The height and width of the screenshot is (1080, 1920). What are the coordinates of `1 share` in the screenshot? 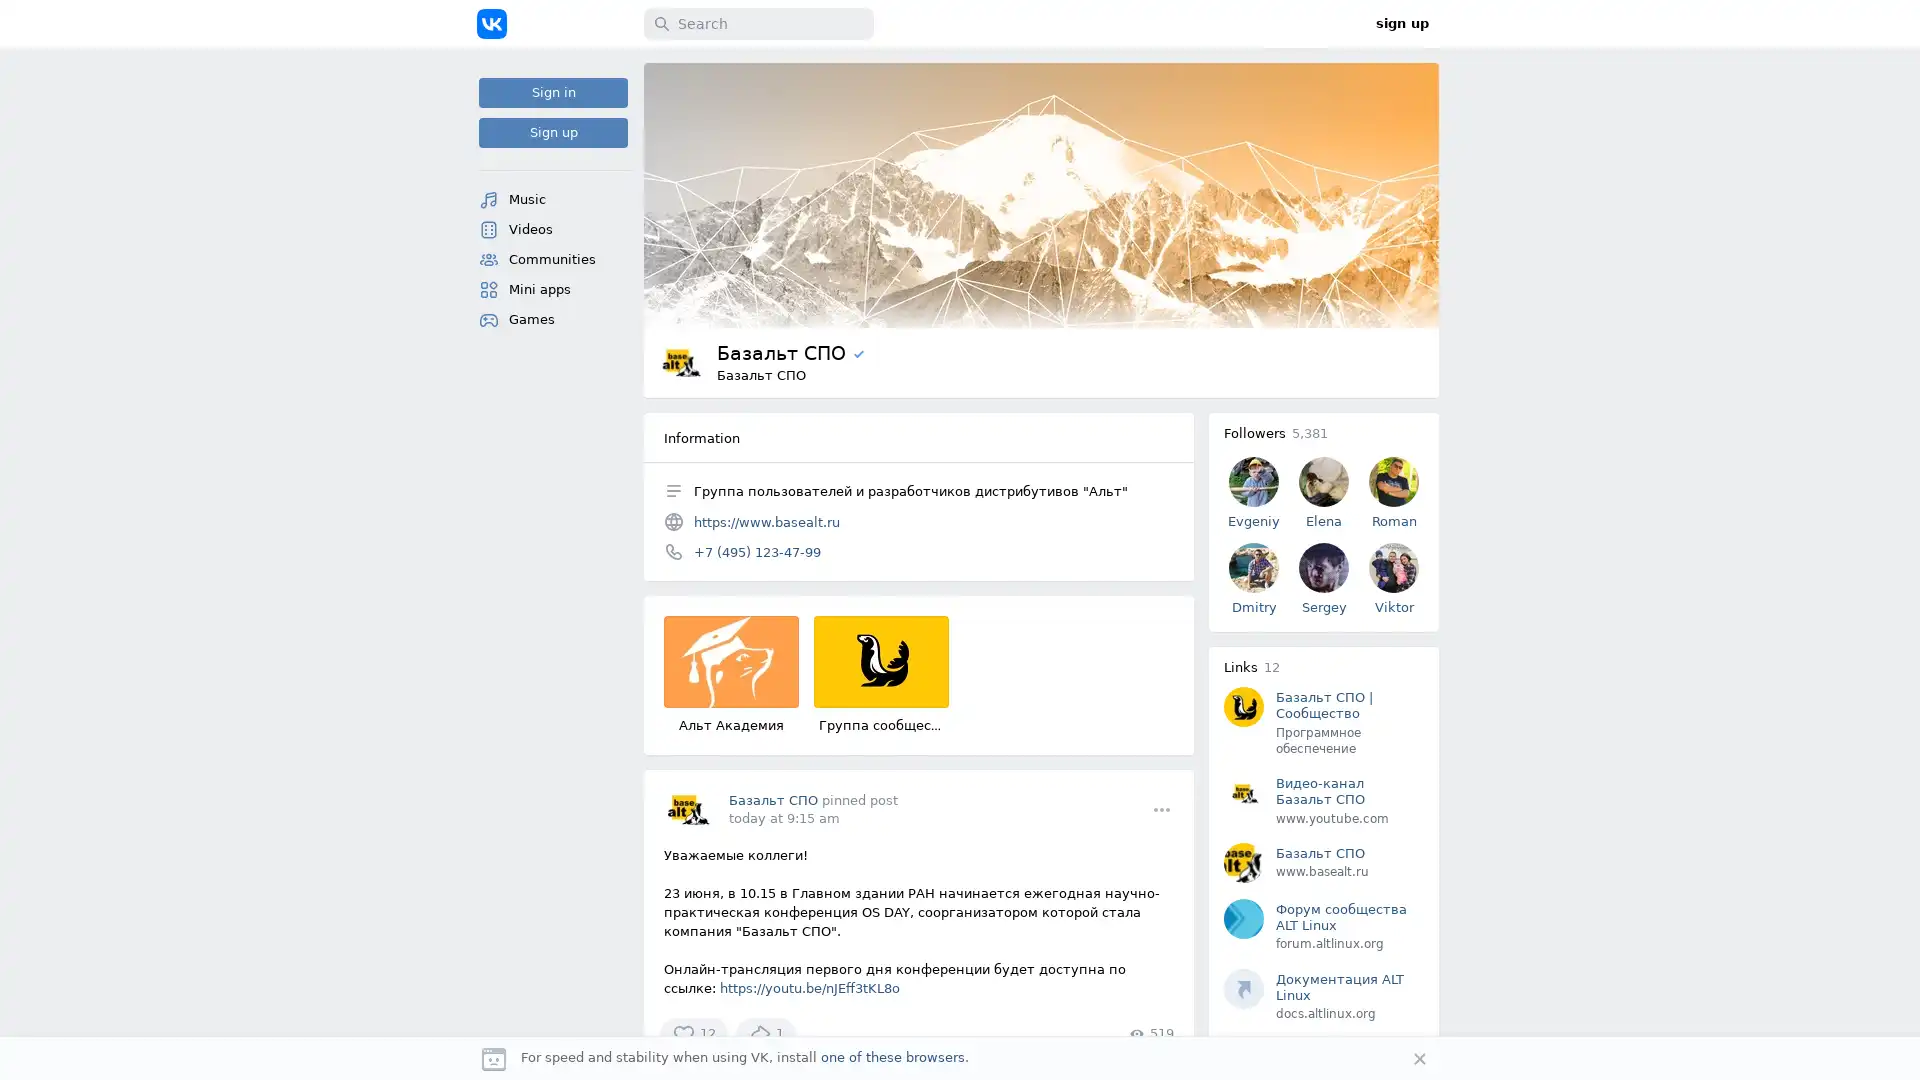 It's located at (765, 1033).